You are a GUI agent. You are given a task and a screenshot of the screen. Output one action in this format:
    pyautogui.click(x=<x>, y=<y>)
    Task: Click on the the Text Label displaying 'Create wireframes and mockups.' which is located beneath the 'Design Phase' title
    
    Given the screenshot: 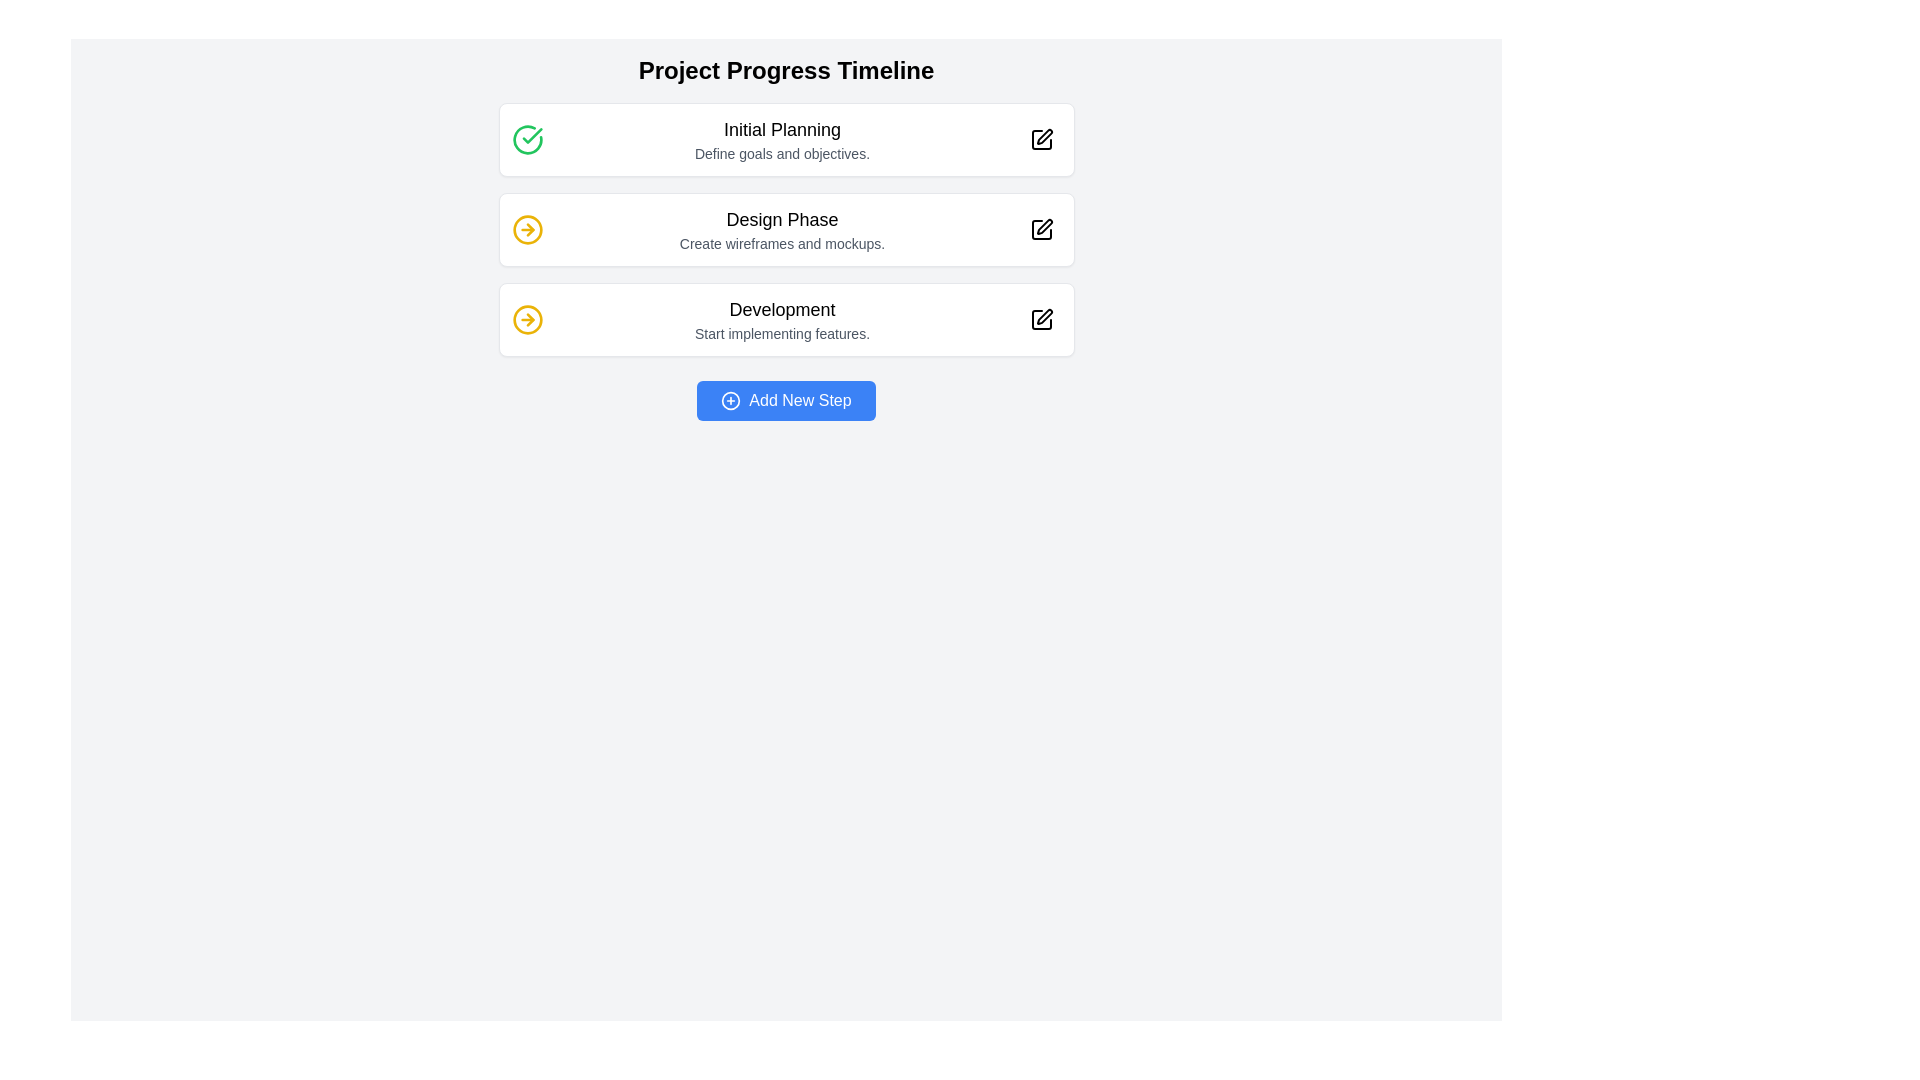 What is the action you would take?
    pyautogui.click(x=781, y=242)
    